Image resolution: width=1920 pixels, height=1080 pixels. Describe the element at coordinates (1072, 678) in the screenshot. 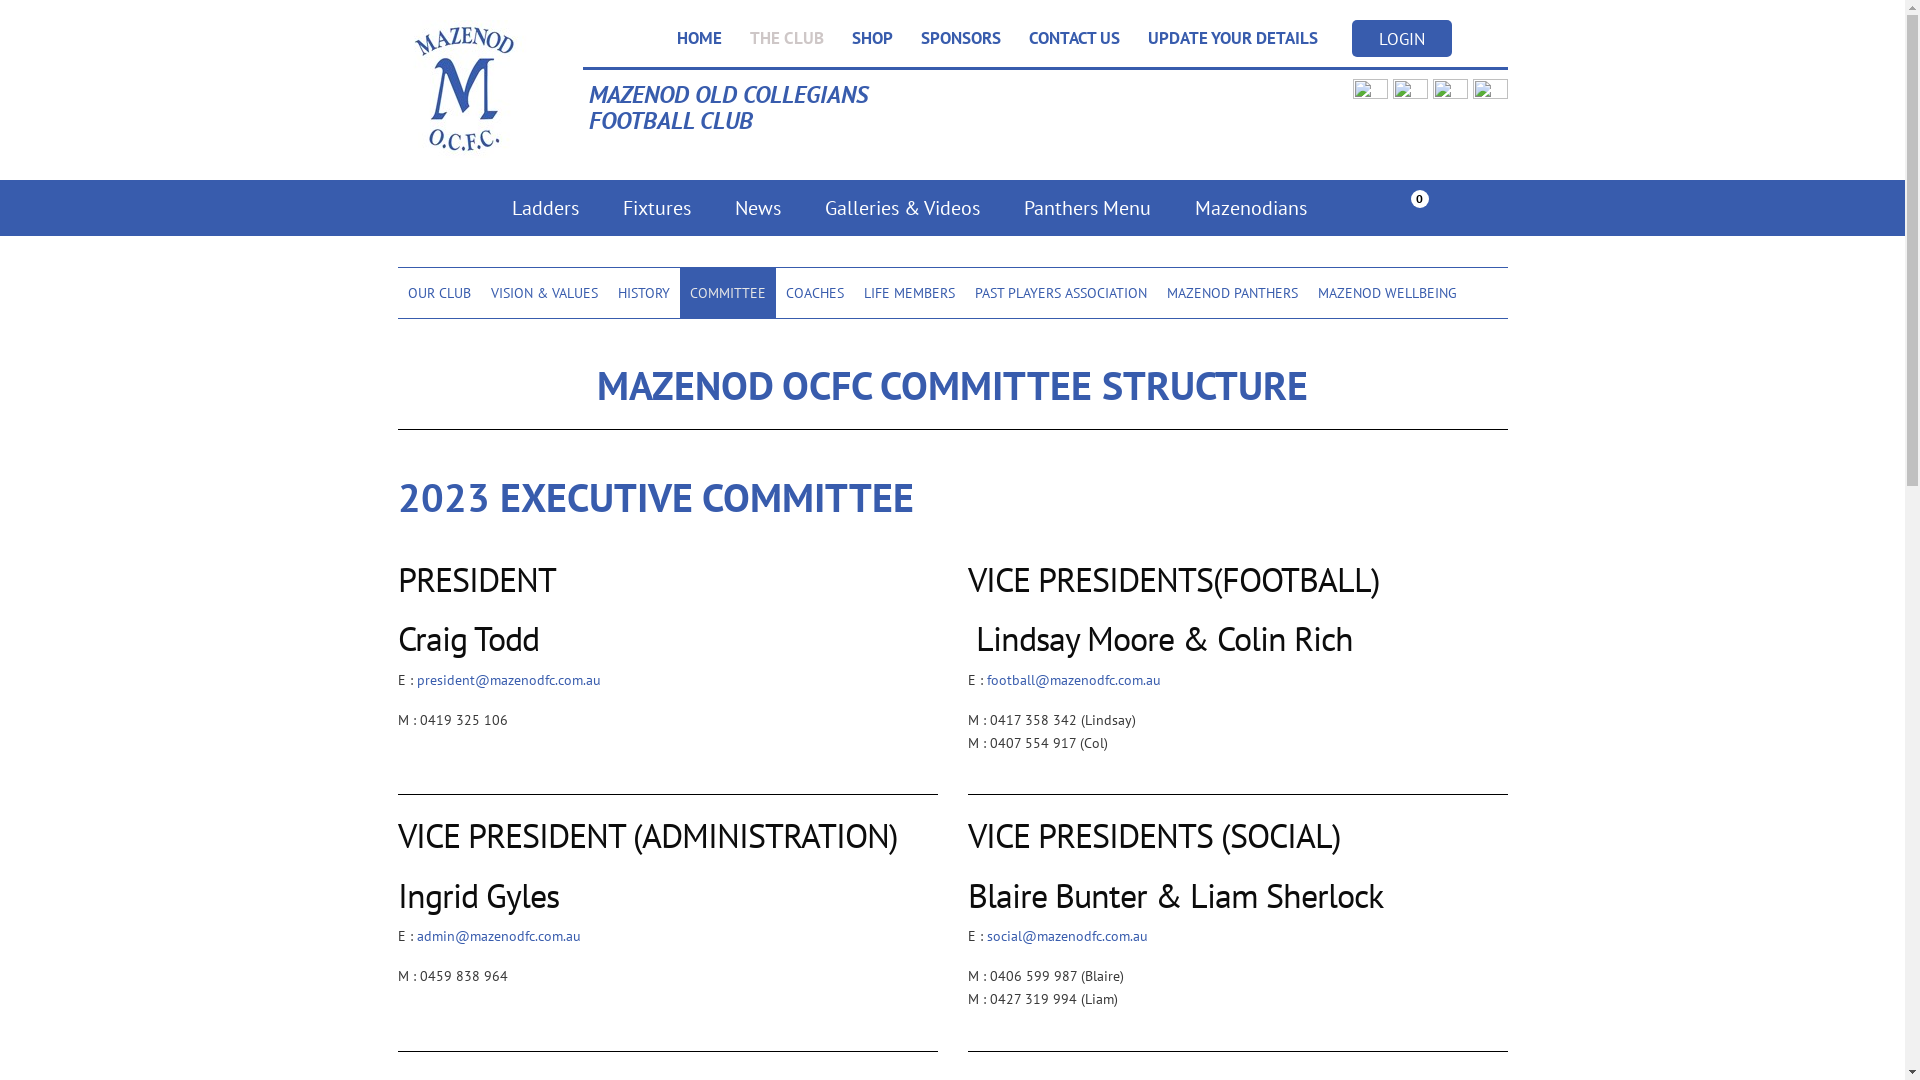

I see `'football@mazenodfc.com.au'` at that location.